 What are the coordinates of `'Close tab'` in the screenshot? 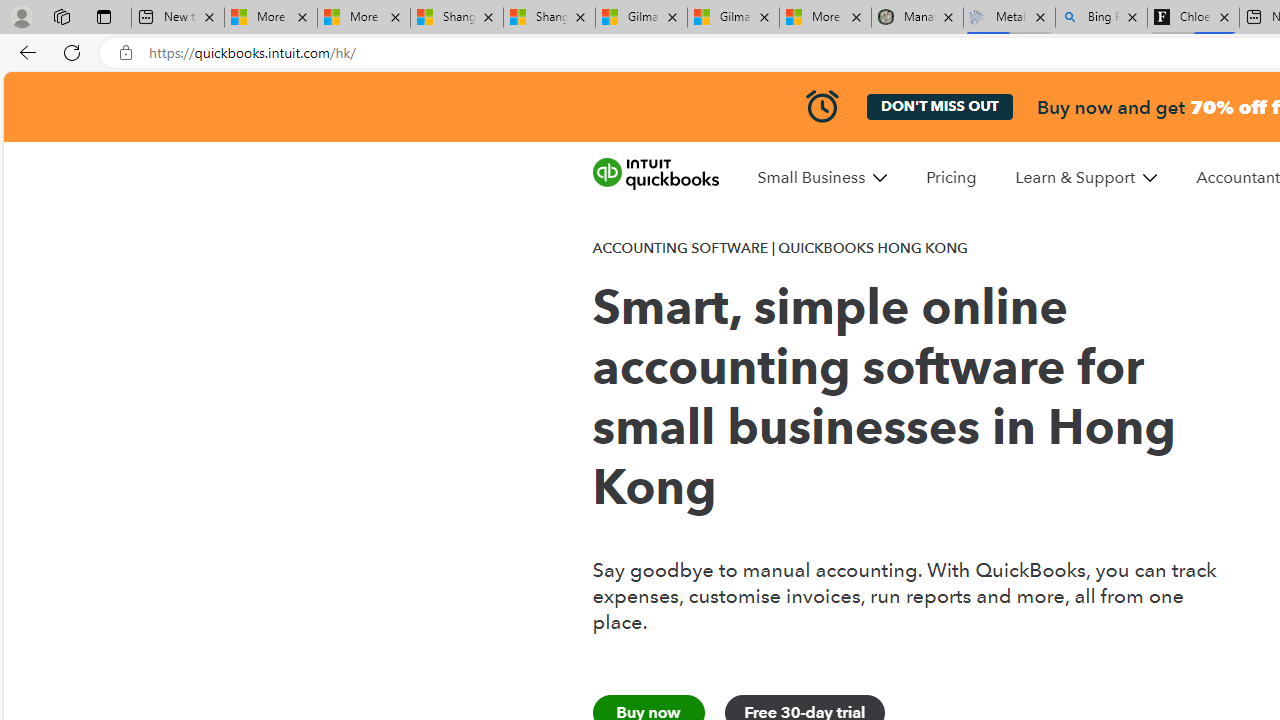 It's located at (1223, 17).